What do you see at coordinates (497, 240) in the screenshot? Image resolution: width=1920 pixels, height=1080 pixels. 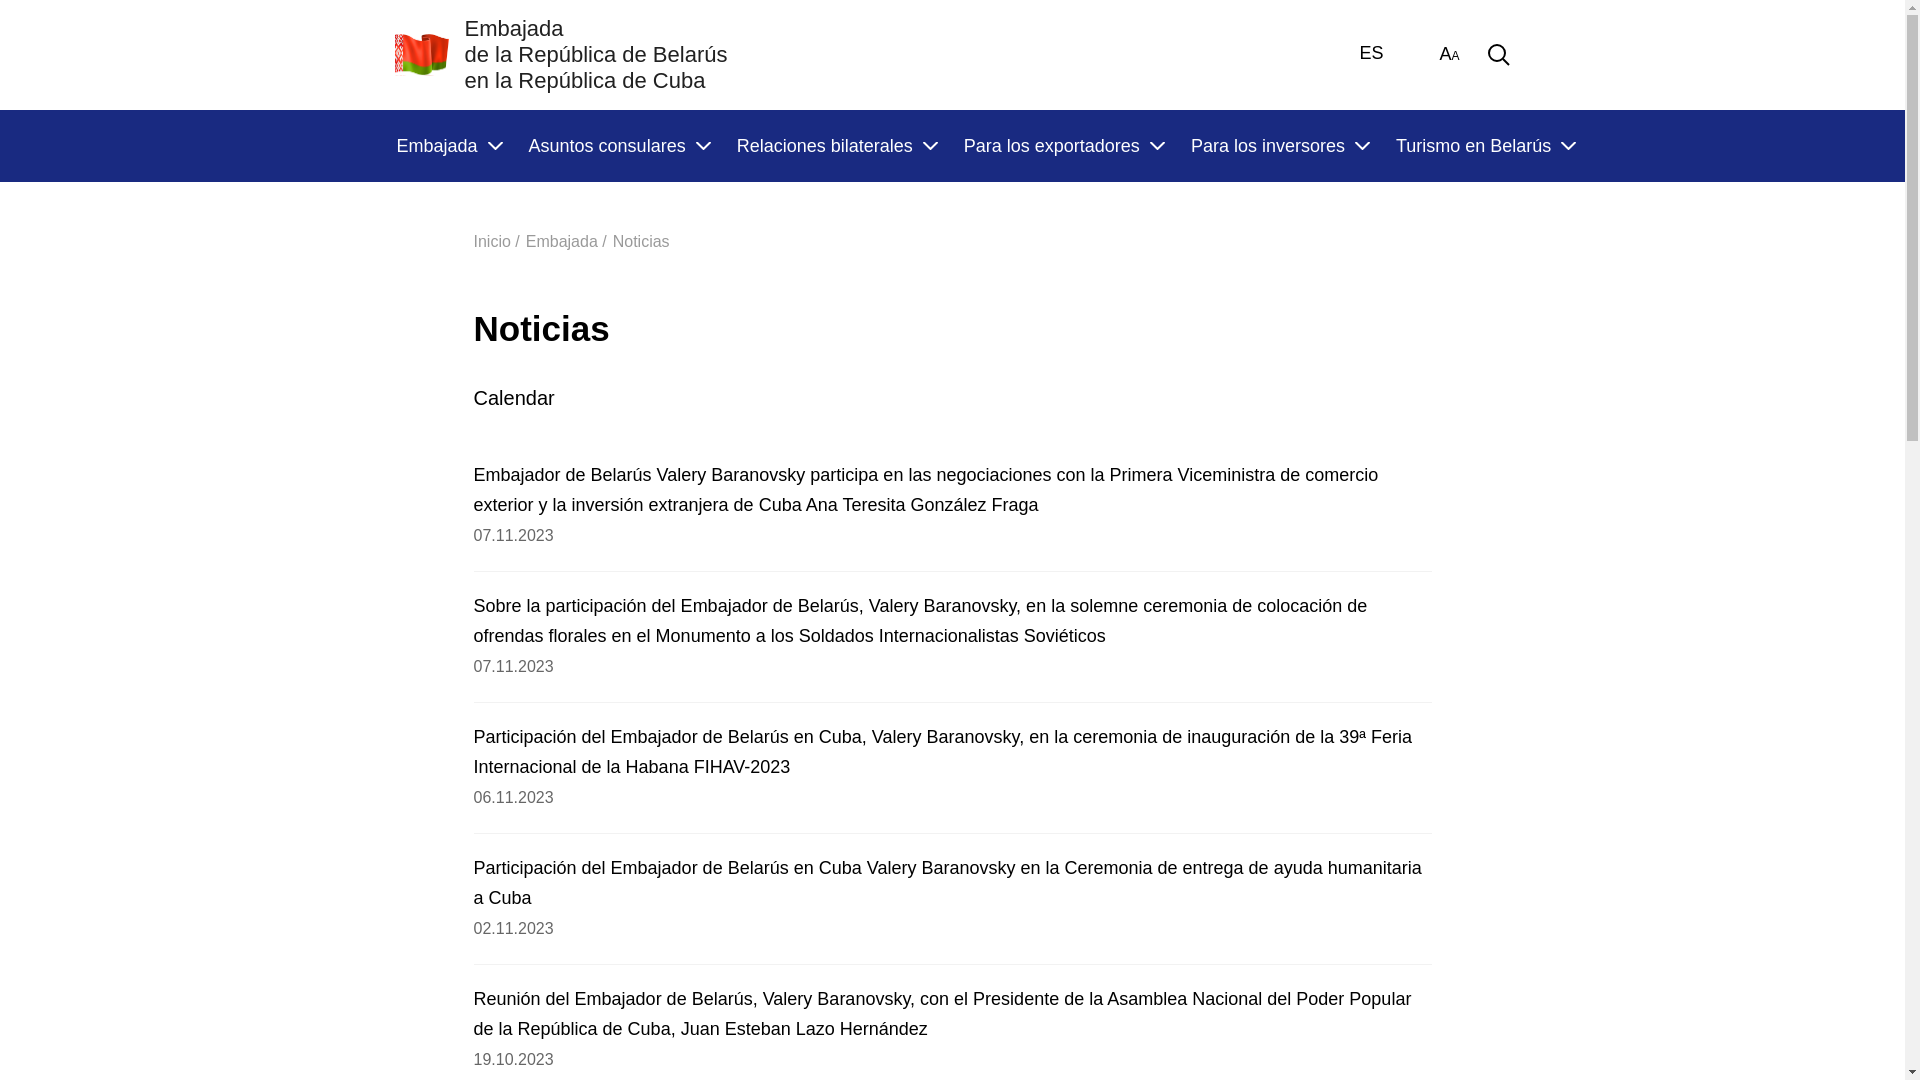 I see `'Inicio /'` at bounding box center [497, 240].